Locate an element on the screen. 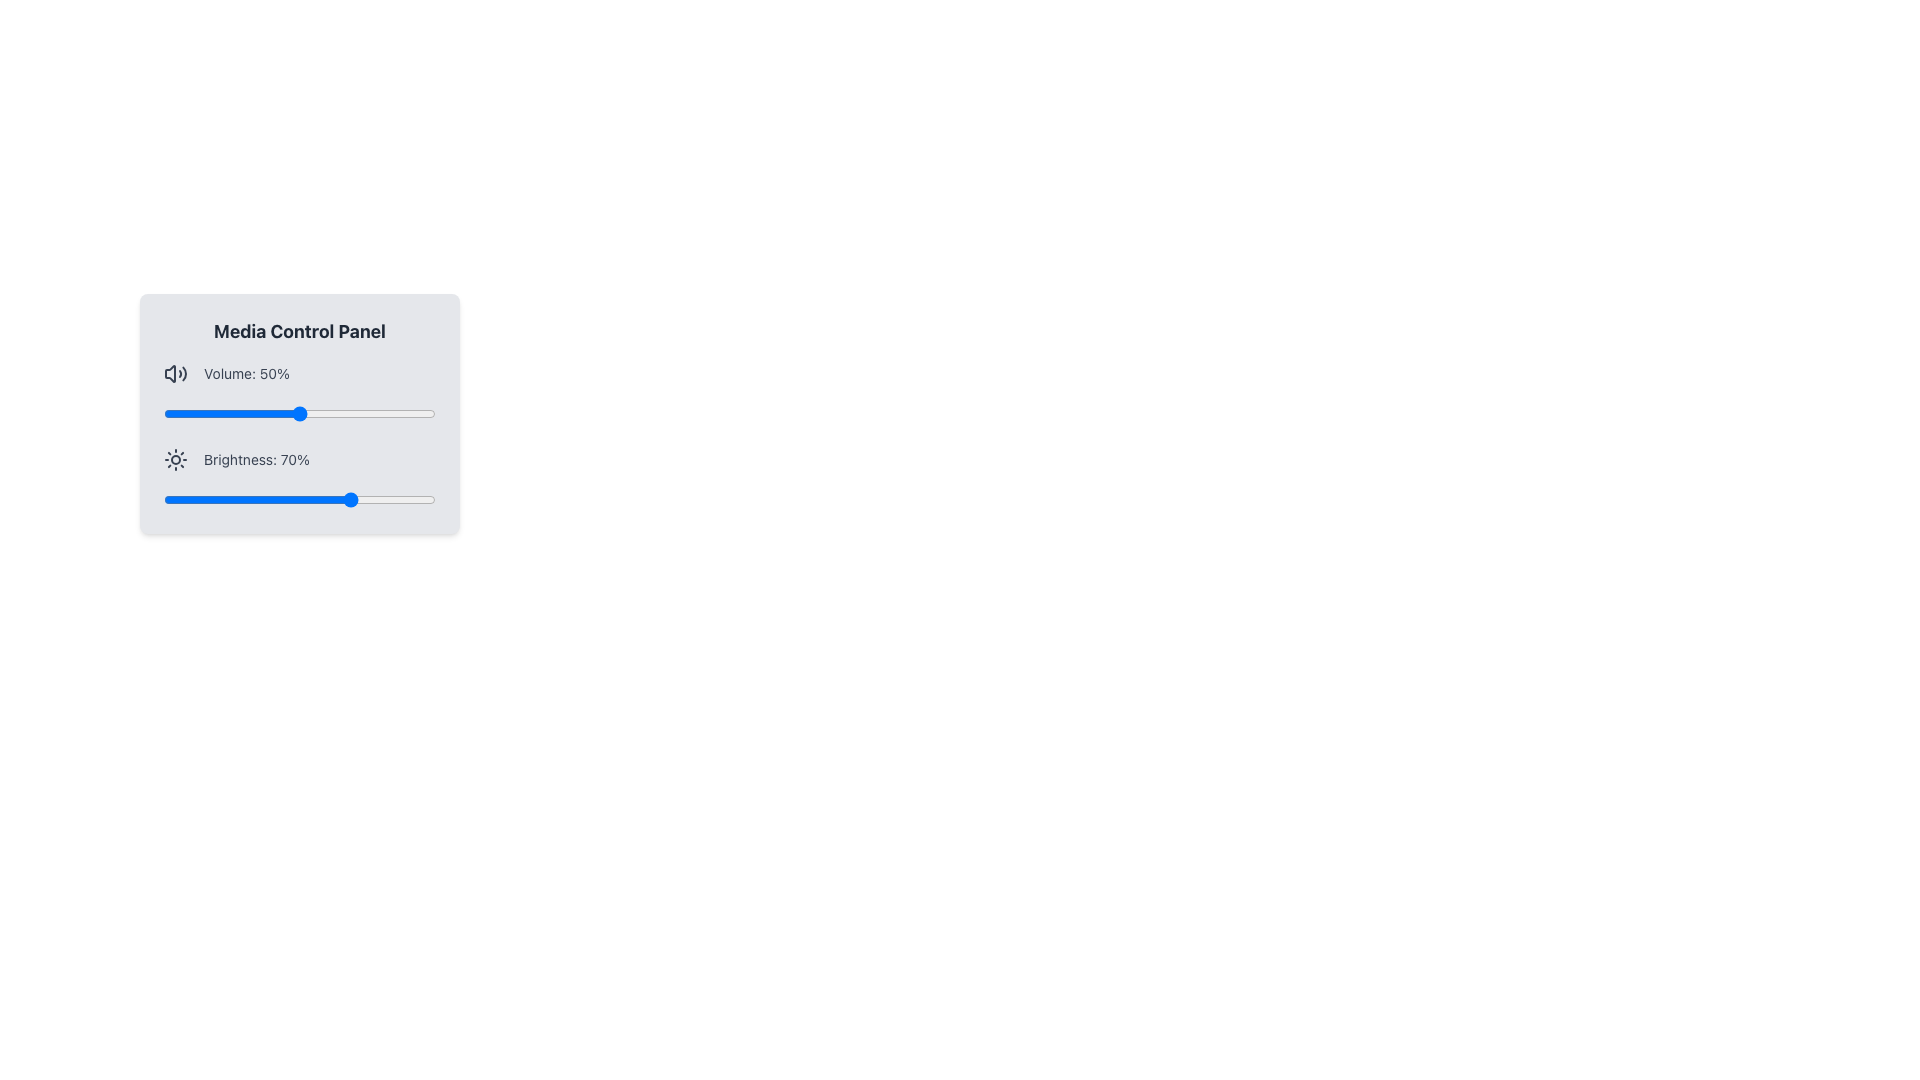 The width and height of the screenshot is (1920, 1080). brightness is located at coordinates (429, 499).